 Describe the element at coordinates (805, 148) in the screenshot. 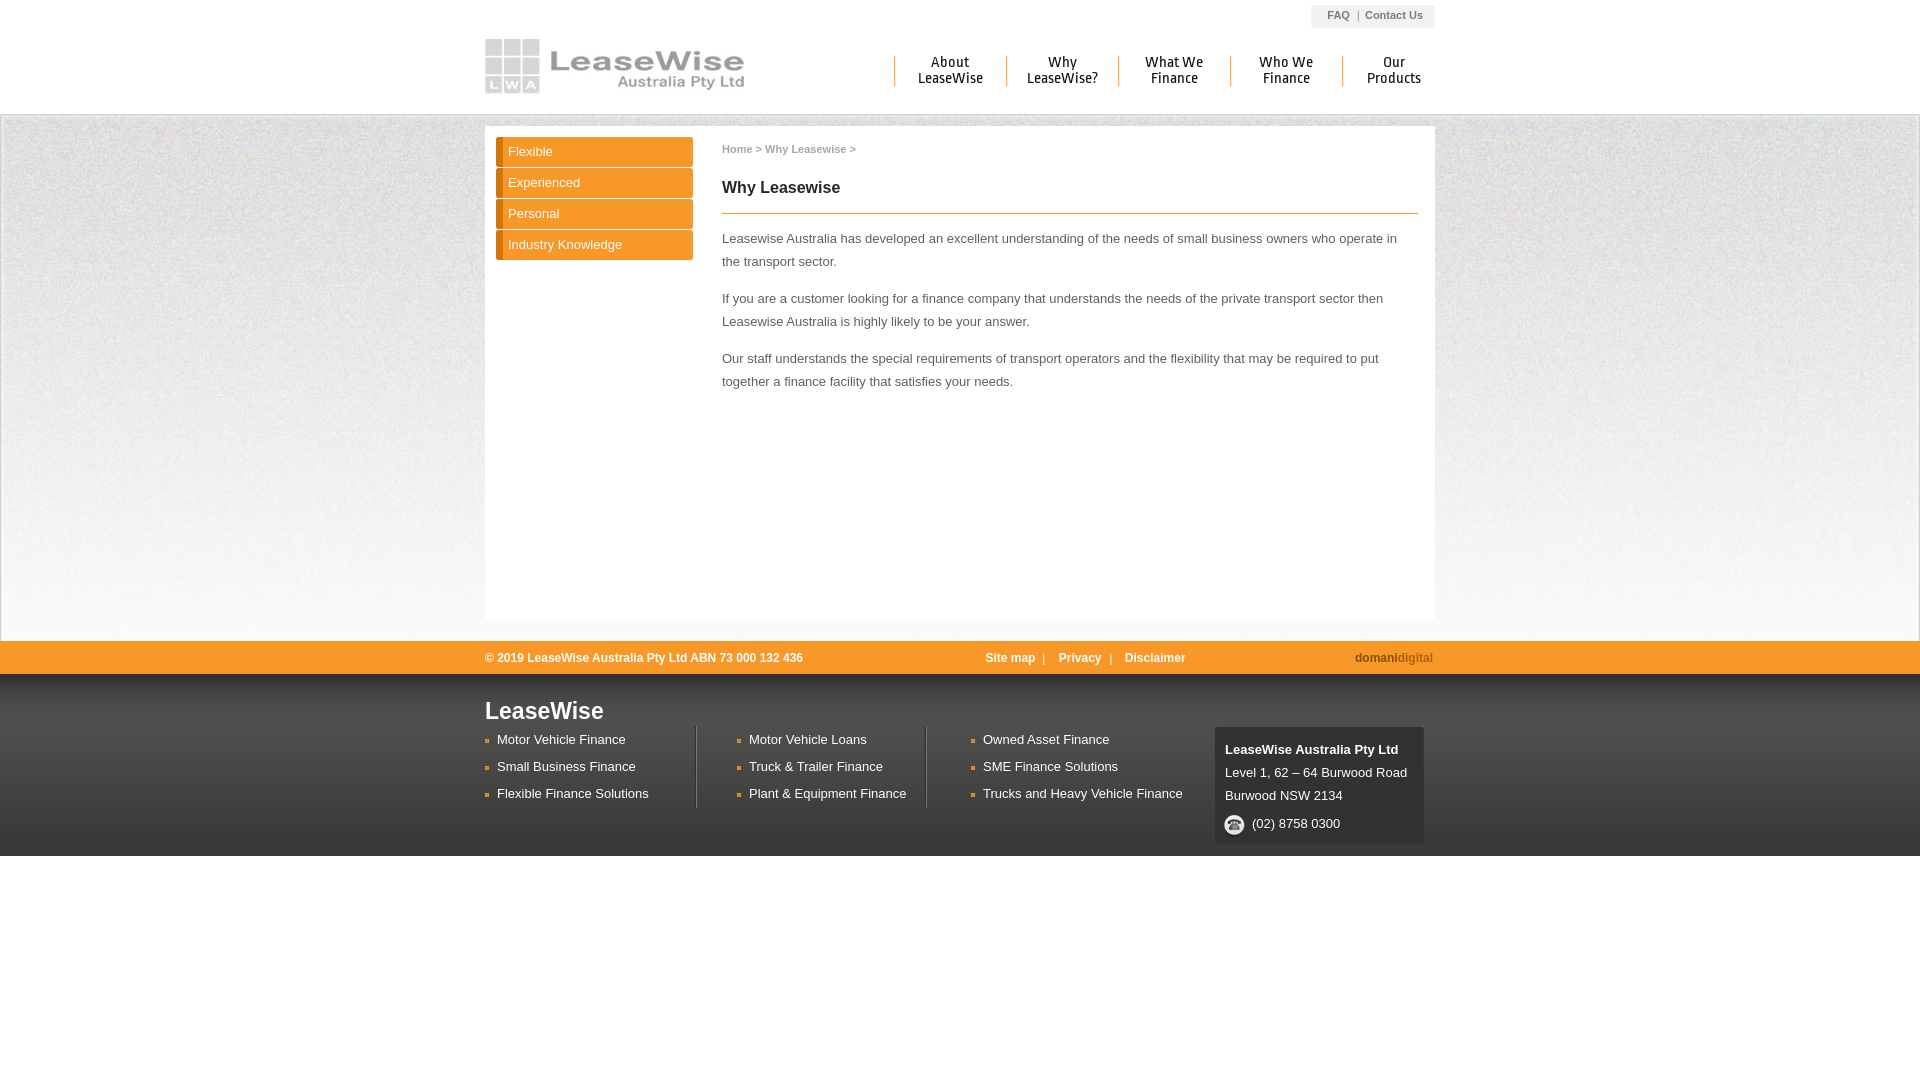

I see `'Why Leasewise'` at that location.